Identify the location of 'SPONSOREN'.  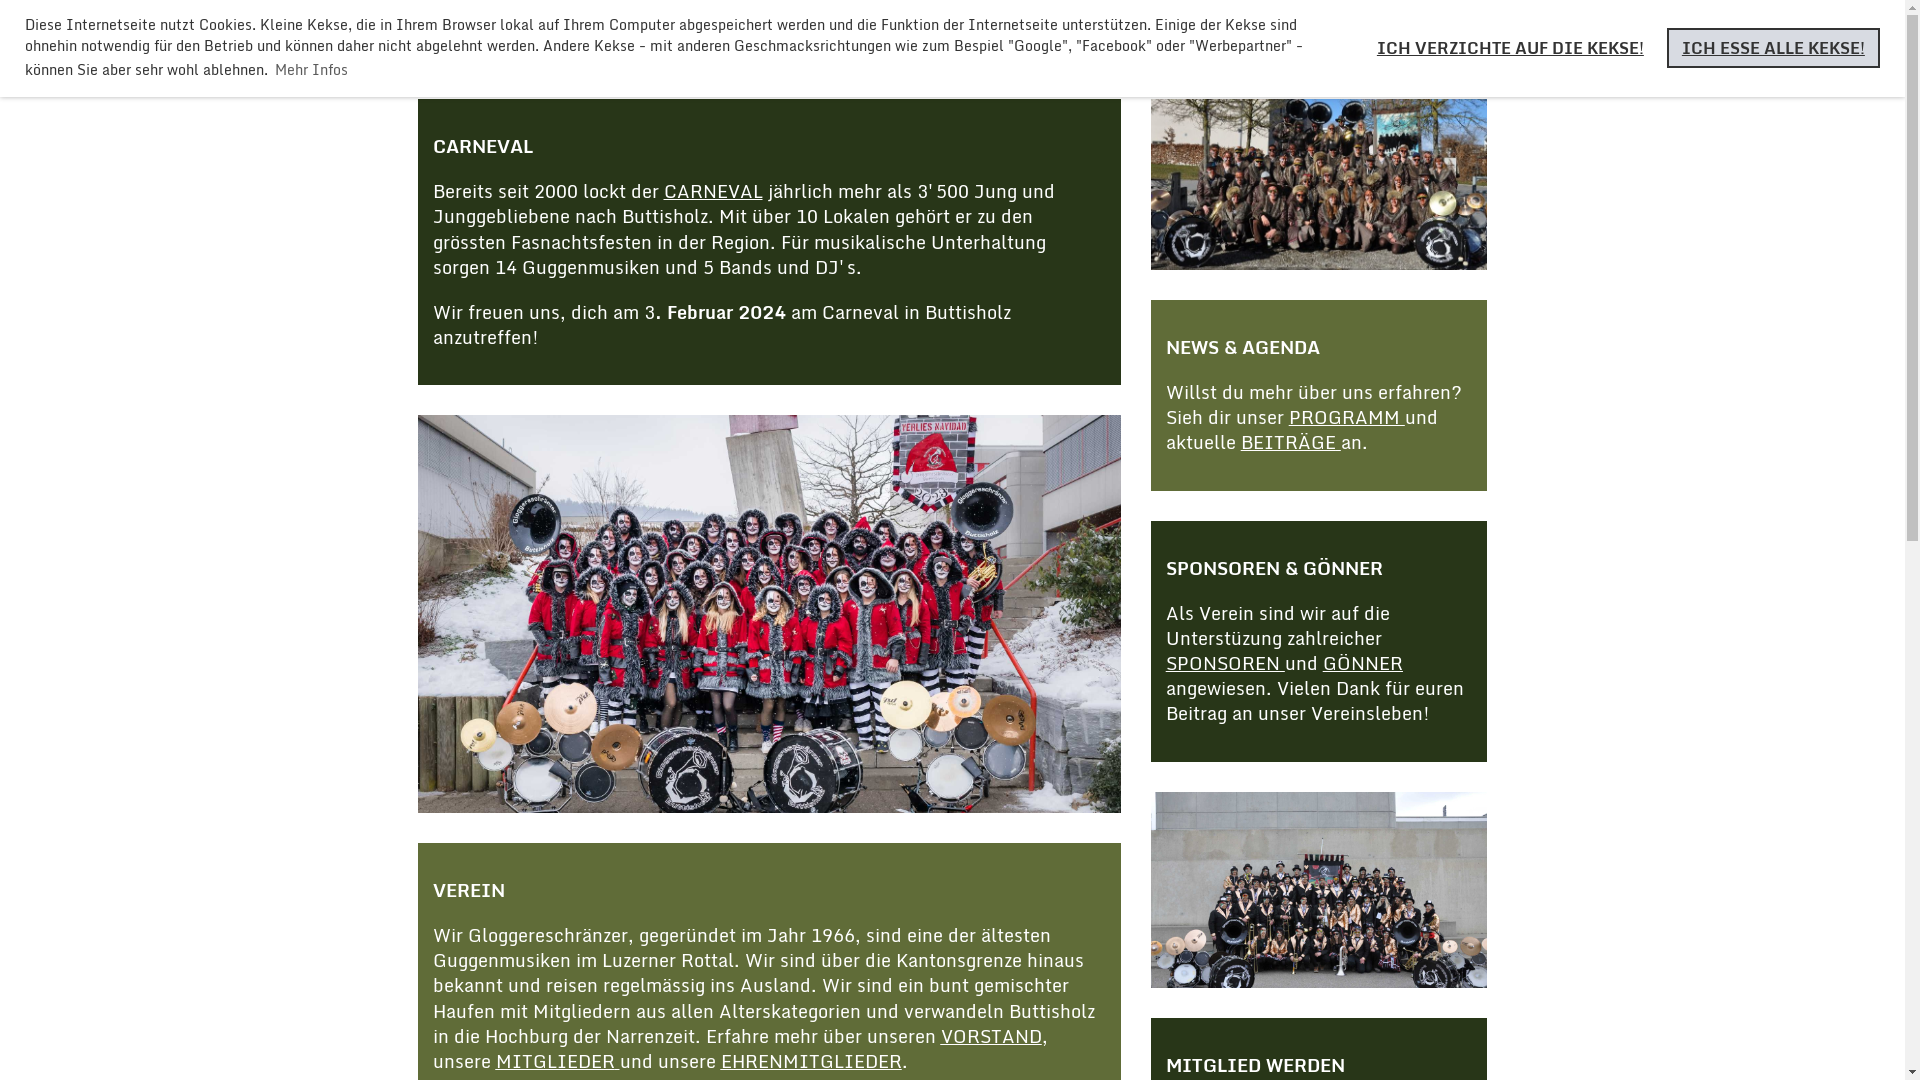
(1224, 663).